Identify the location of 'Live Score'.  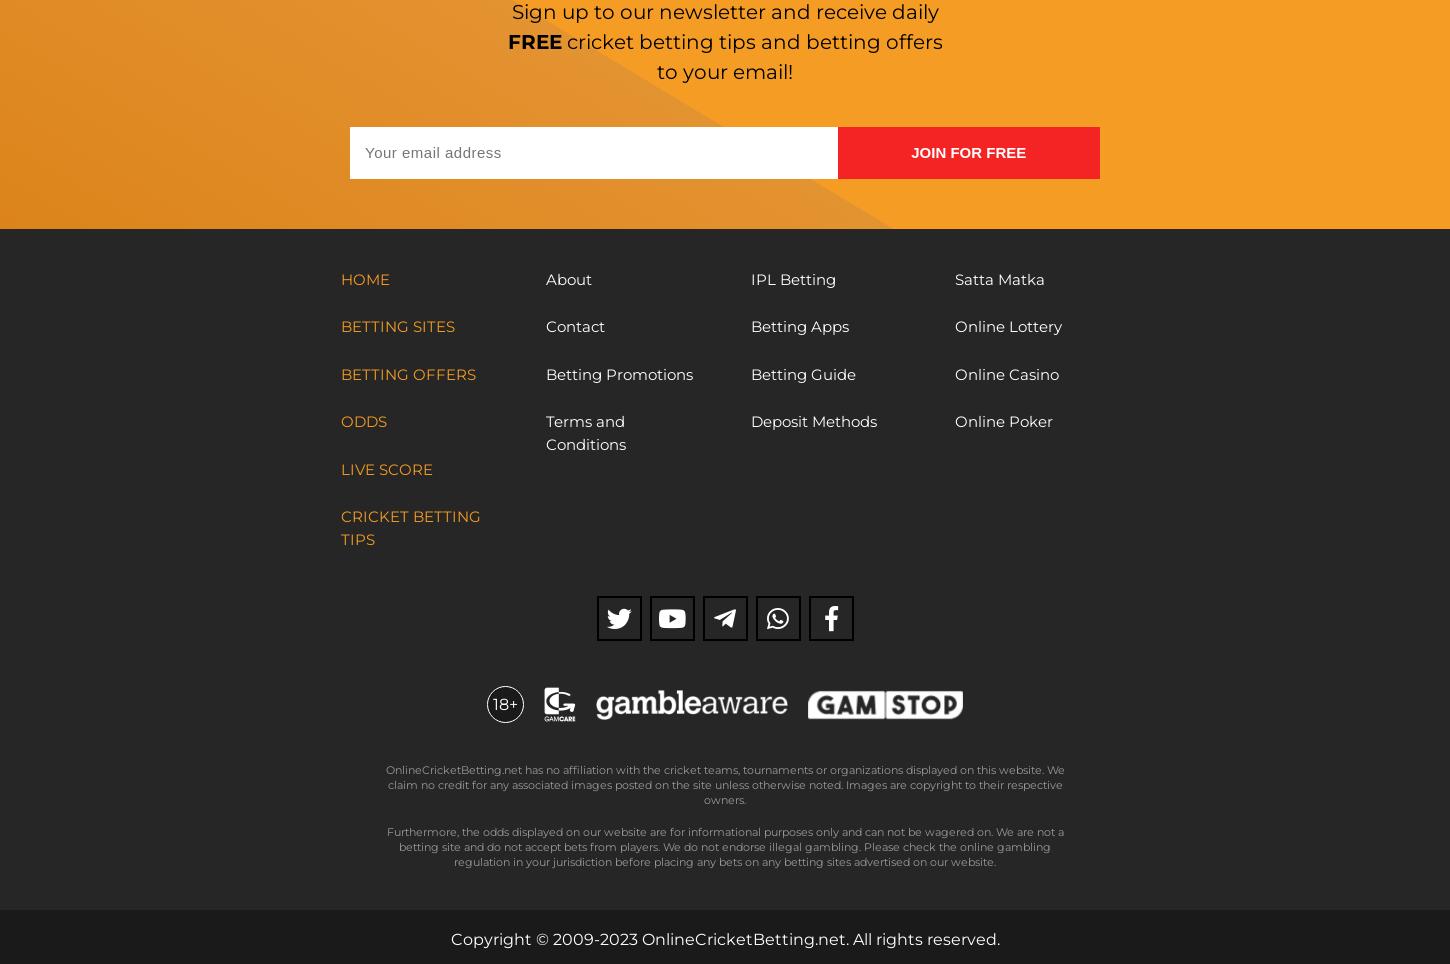
(386, 468).